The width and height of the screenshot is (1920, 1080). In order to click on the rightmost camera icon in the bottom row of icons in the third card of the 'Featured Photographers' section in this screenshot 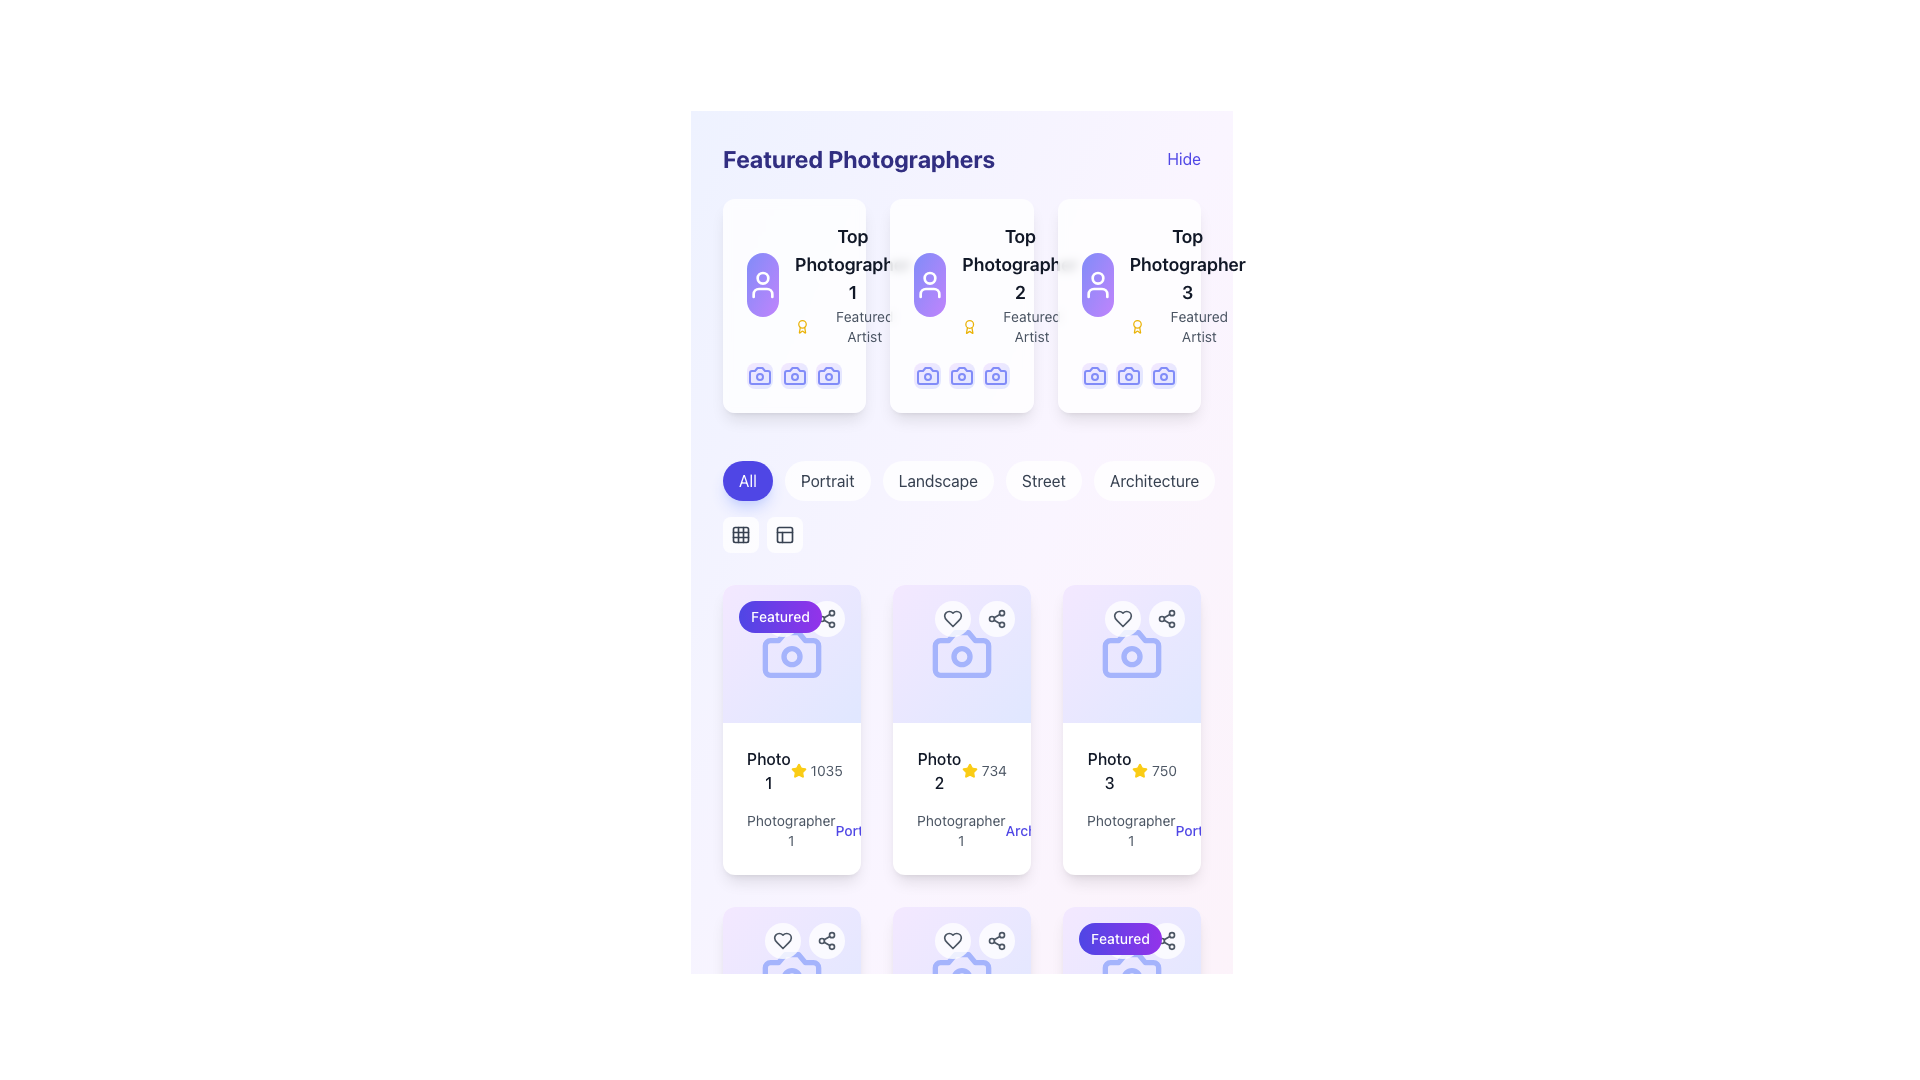, I will do `click(1163, 376)`.